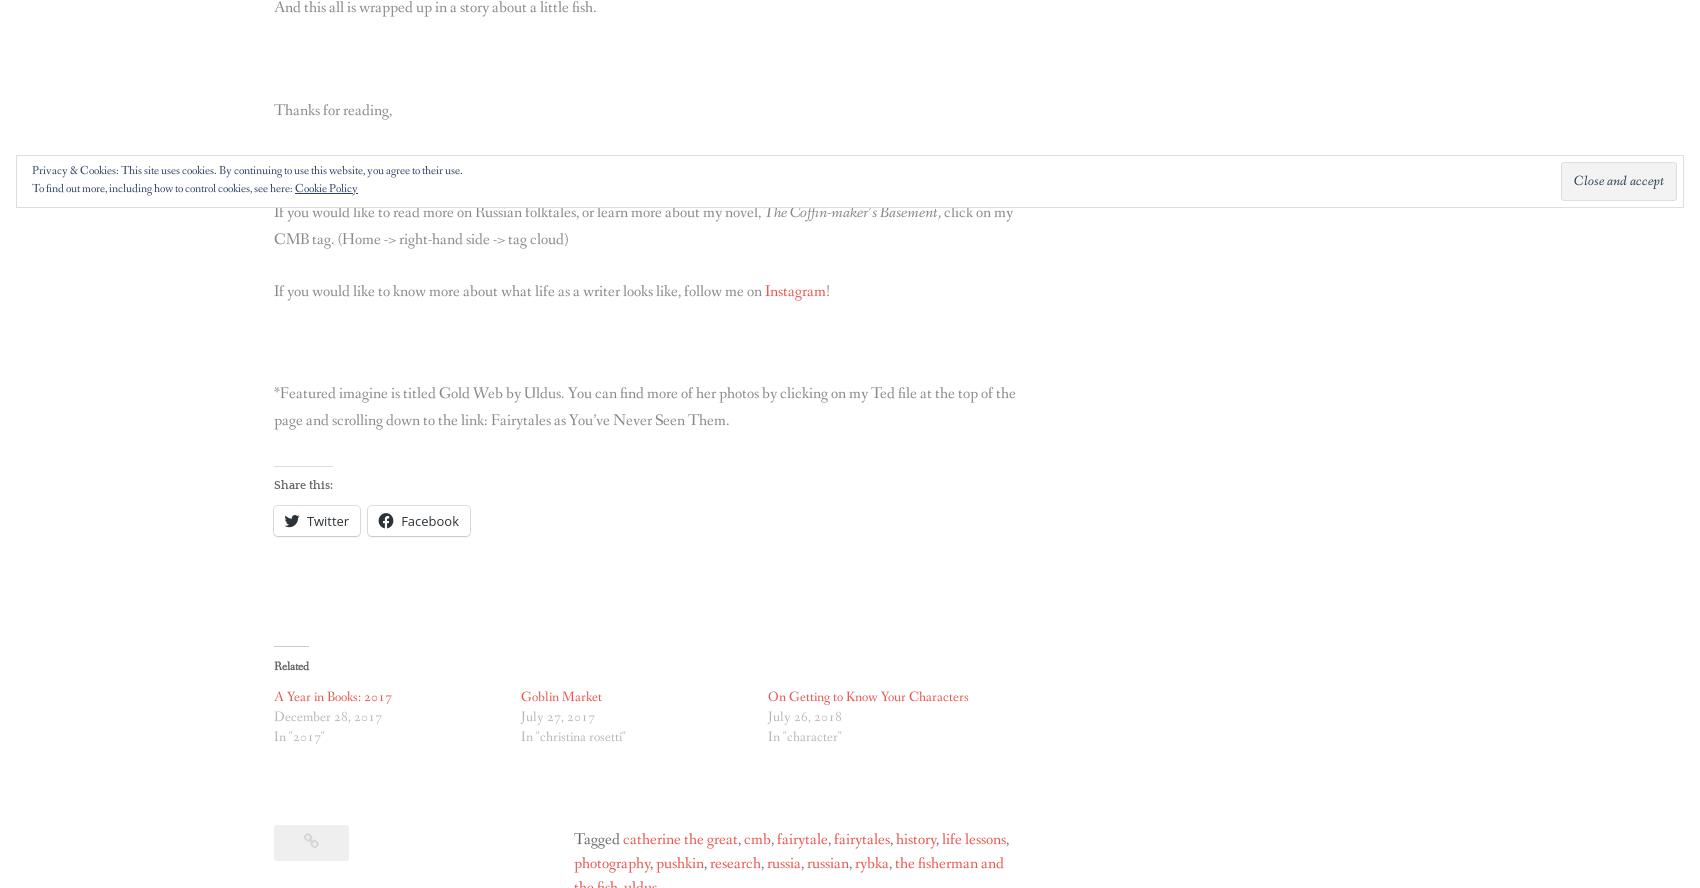 This screenshot has width=1700, height=888. I want to click on 'If you would like to know more about what life as a writer looks like, follow me on', so click(519, 289).